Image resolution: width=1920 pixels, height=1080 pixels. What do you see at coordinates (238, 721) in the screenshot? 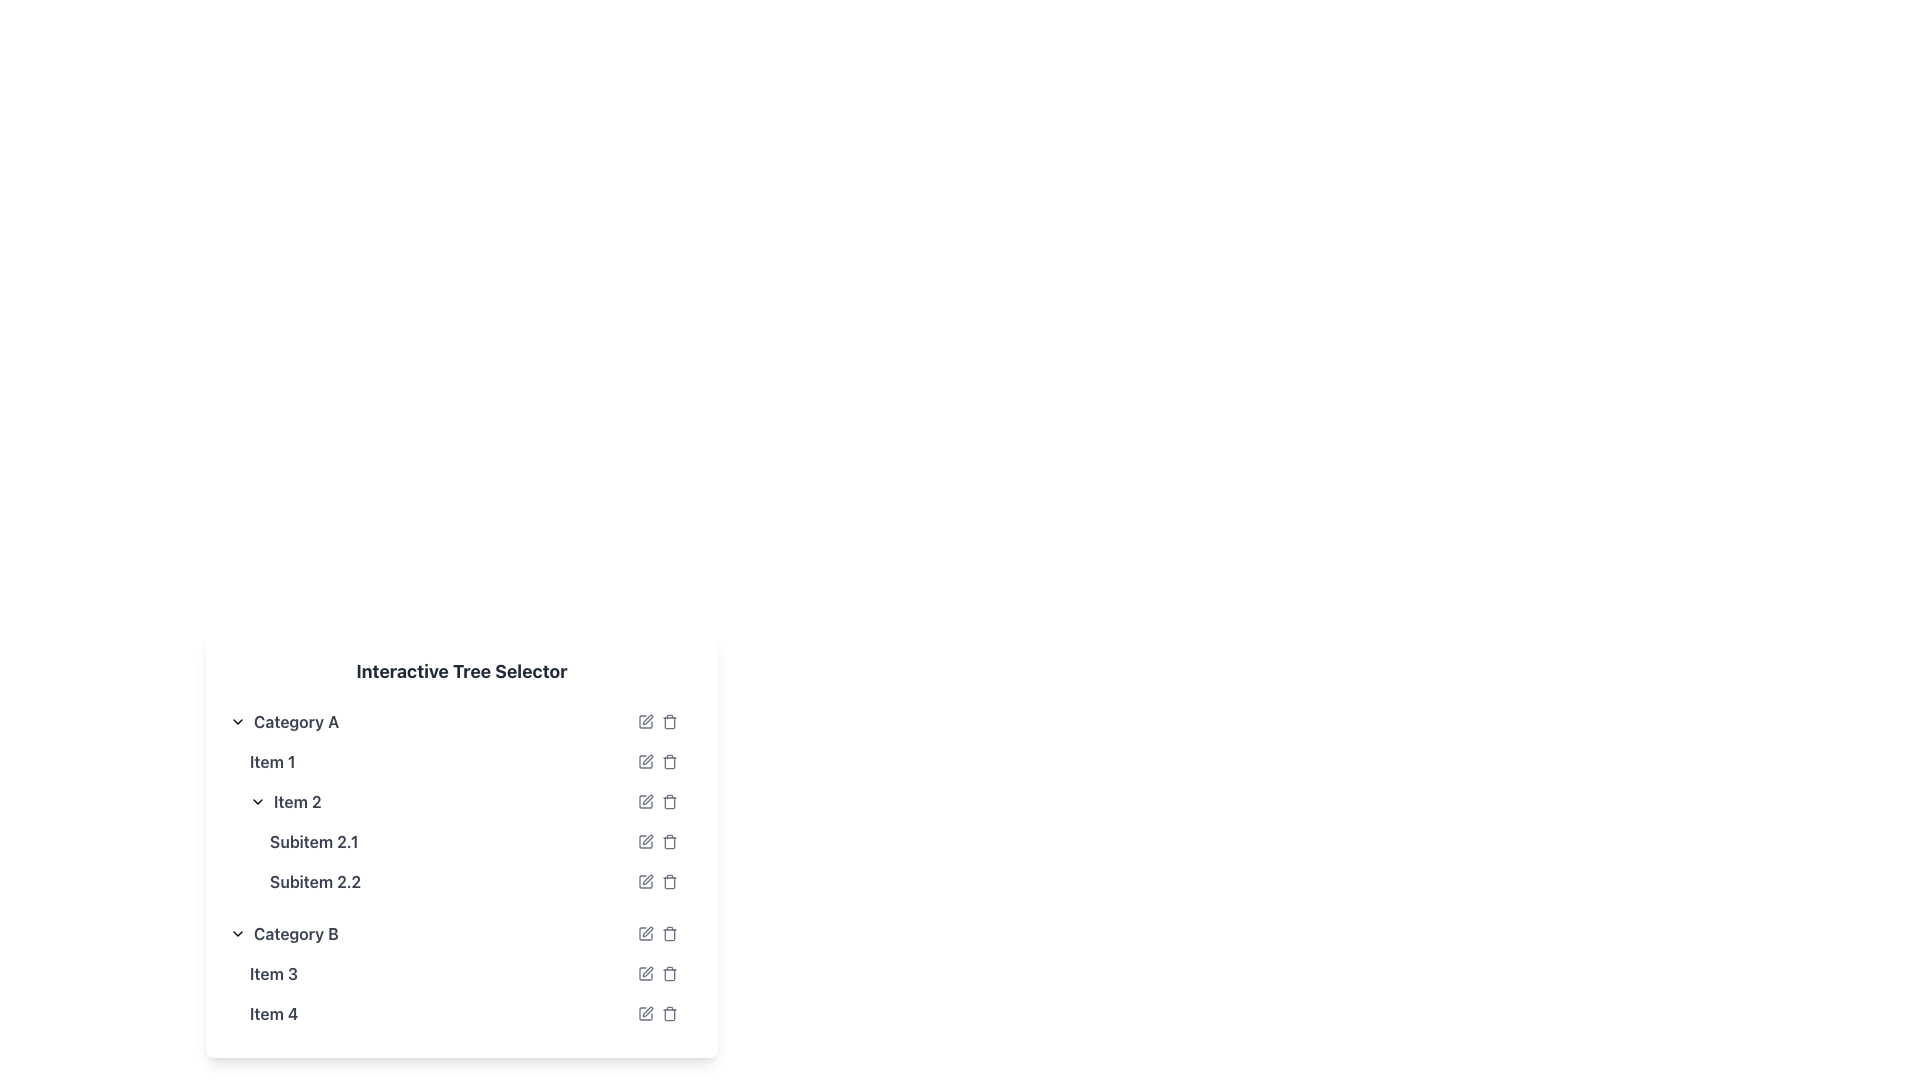
I see `the toggle indicator chevron icon located to the left of the text 'Category A'` at bounding box center [238, 721].